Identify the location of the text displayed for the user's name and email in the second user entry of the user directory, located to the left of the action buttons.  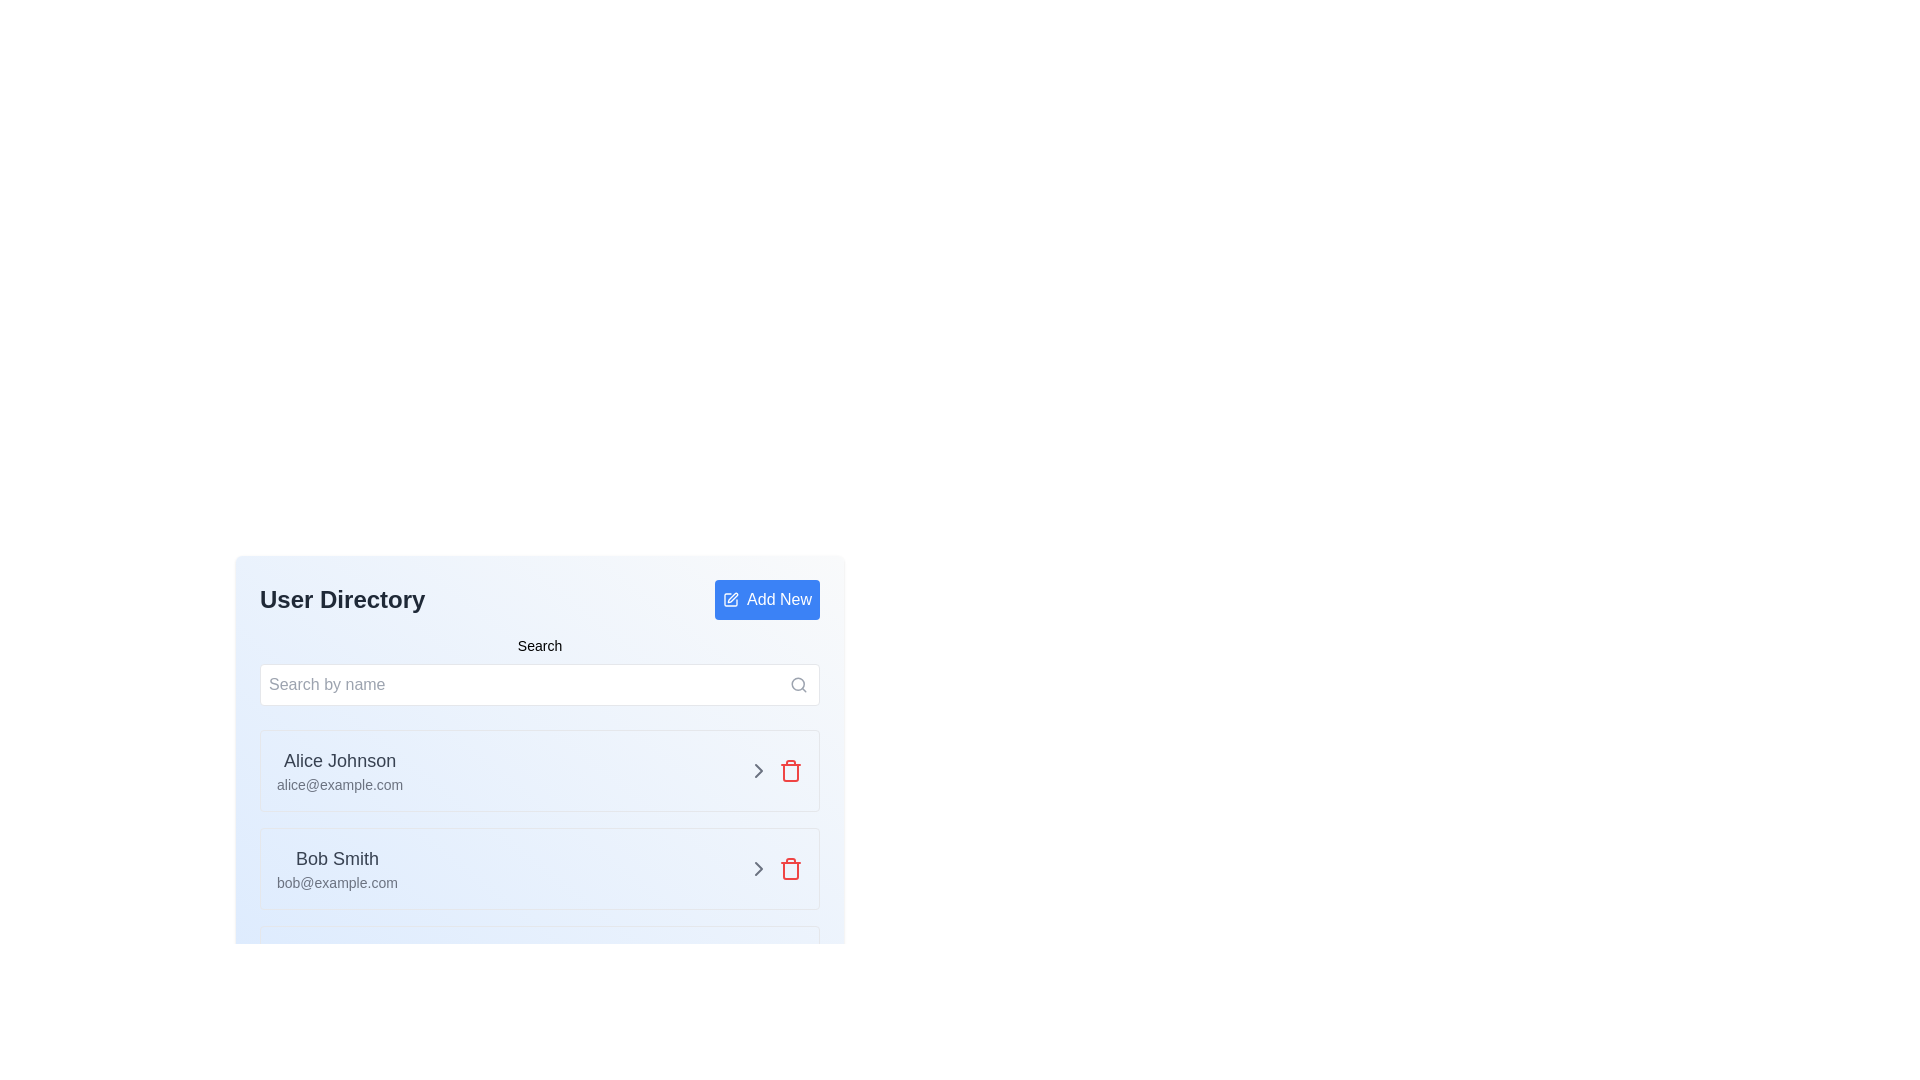
(337, 867).